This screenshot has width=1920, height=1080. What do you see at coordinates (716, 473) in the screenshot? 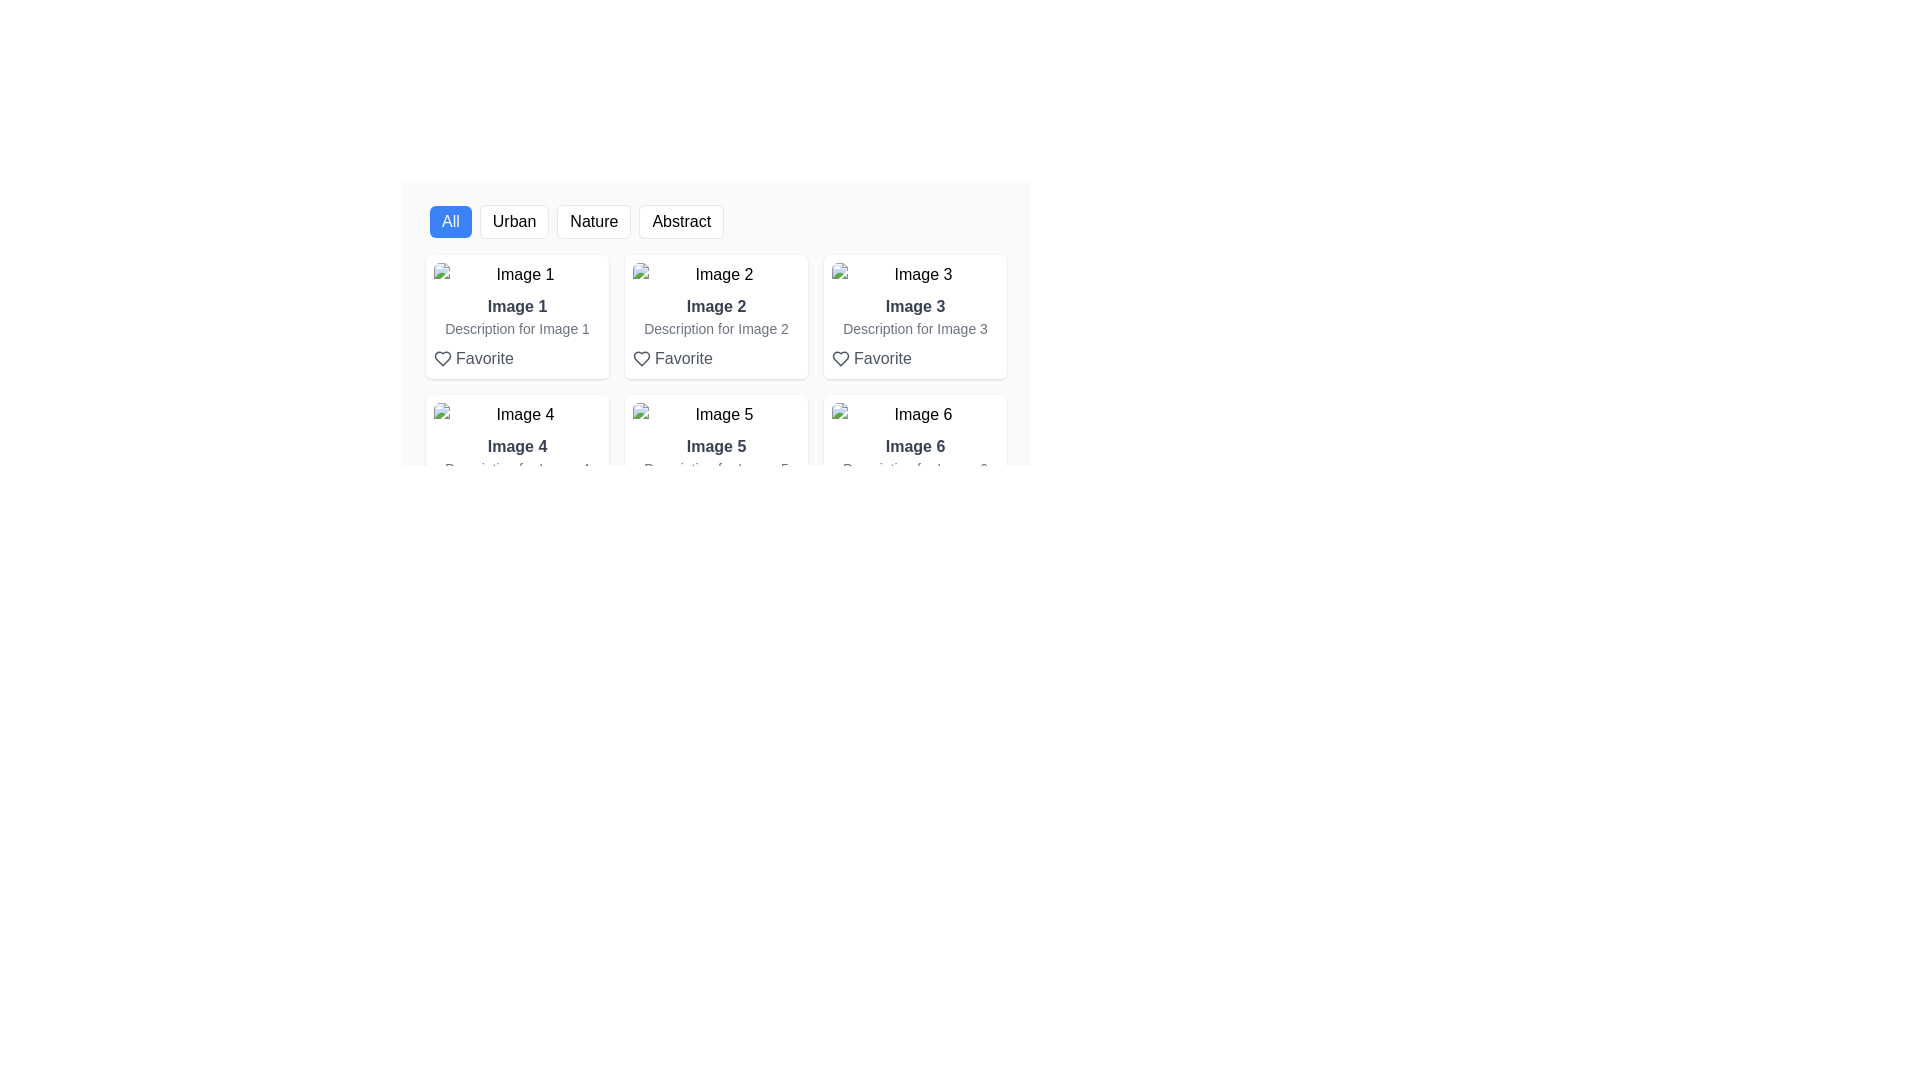
I see `the heart icon to favorite 'Image 5' in the Composite element that provides interaction control for this item` at bounding box center [716, 473].